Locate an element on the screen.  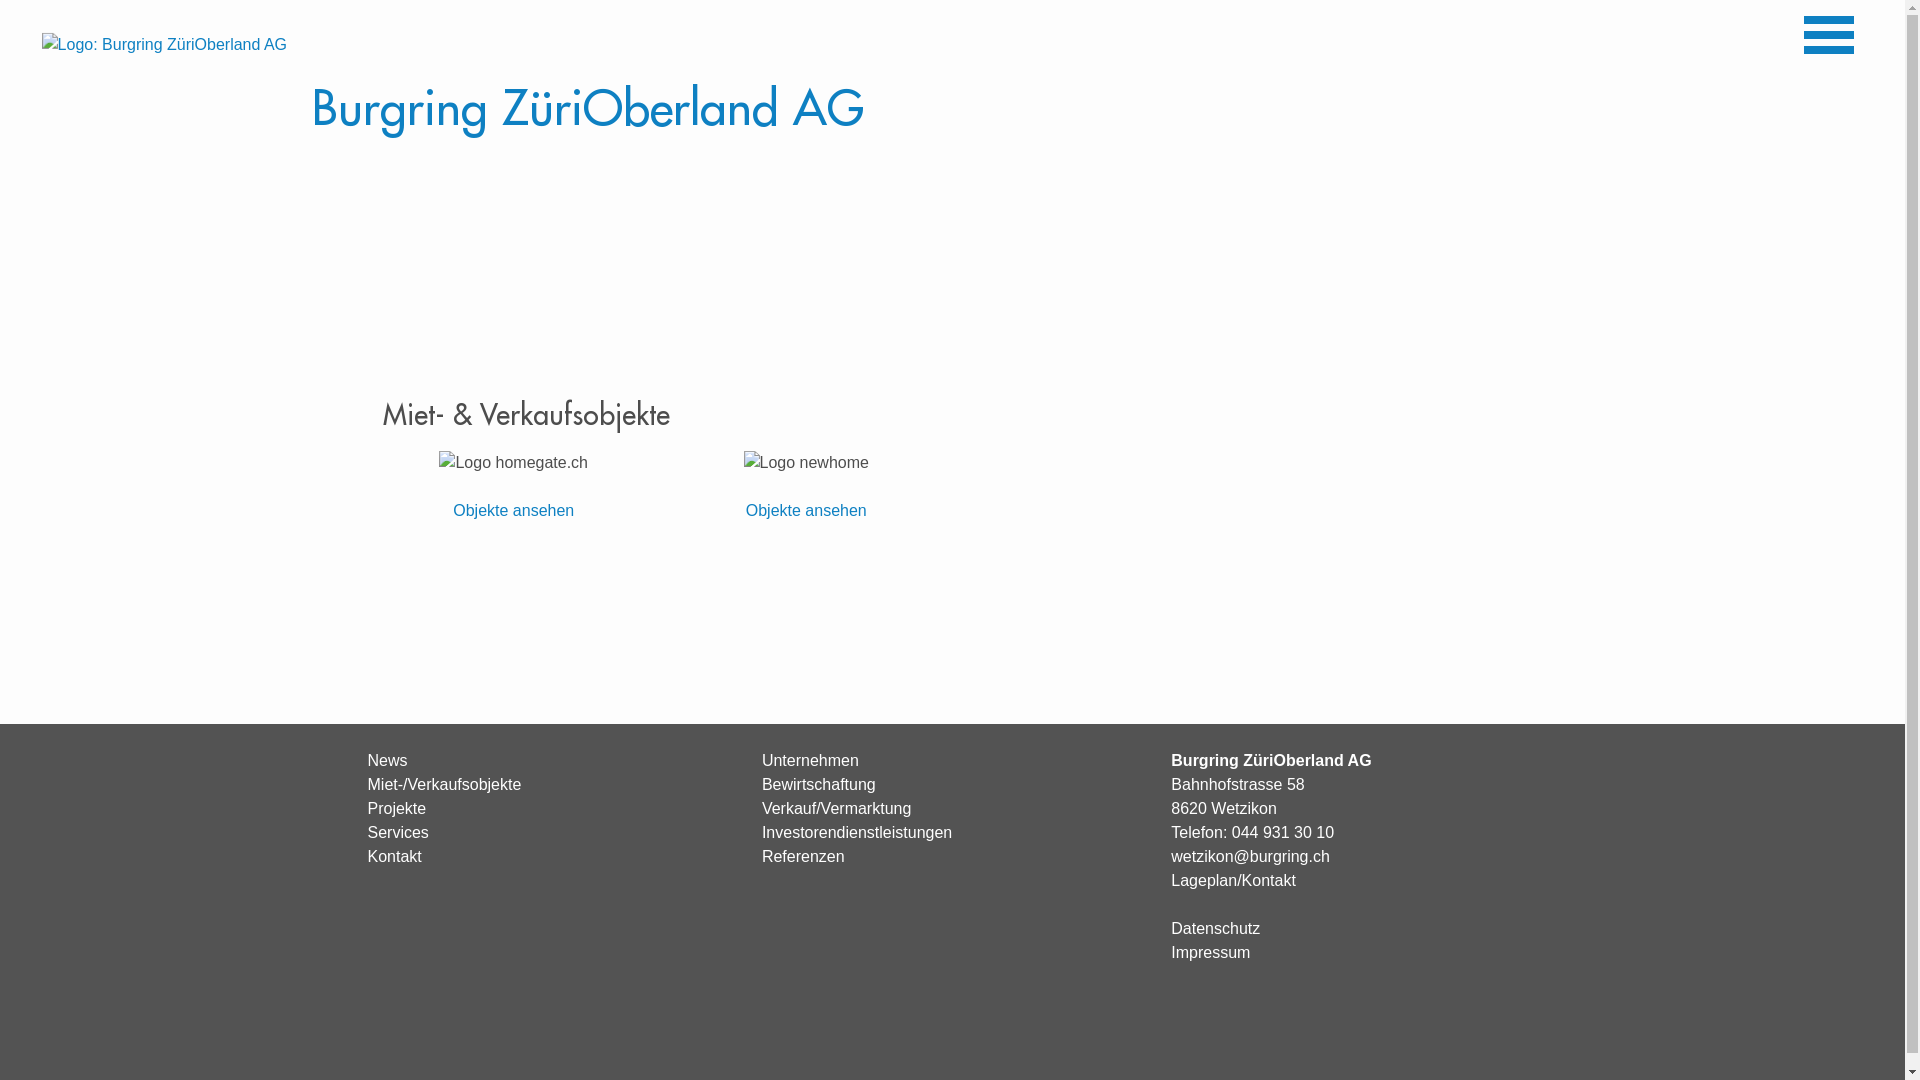
'News' is located at coordinates (368, 760).